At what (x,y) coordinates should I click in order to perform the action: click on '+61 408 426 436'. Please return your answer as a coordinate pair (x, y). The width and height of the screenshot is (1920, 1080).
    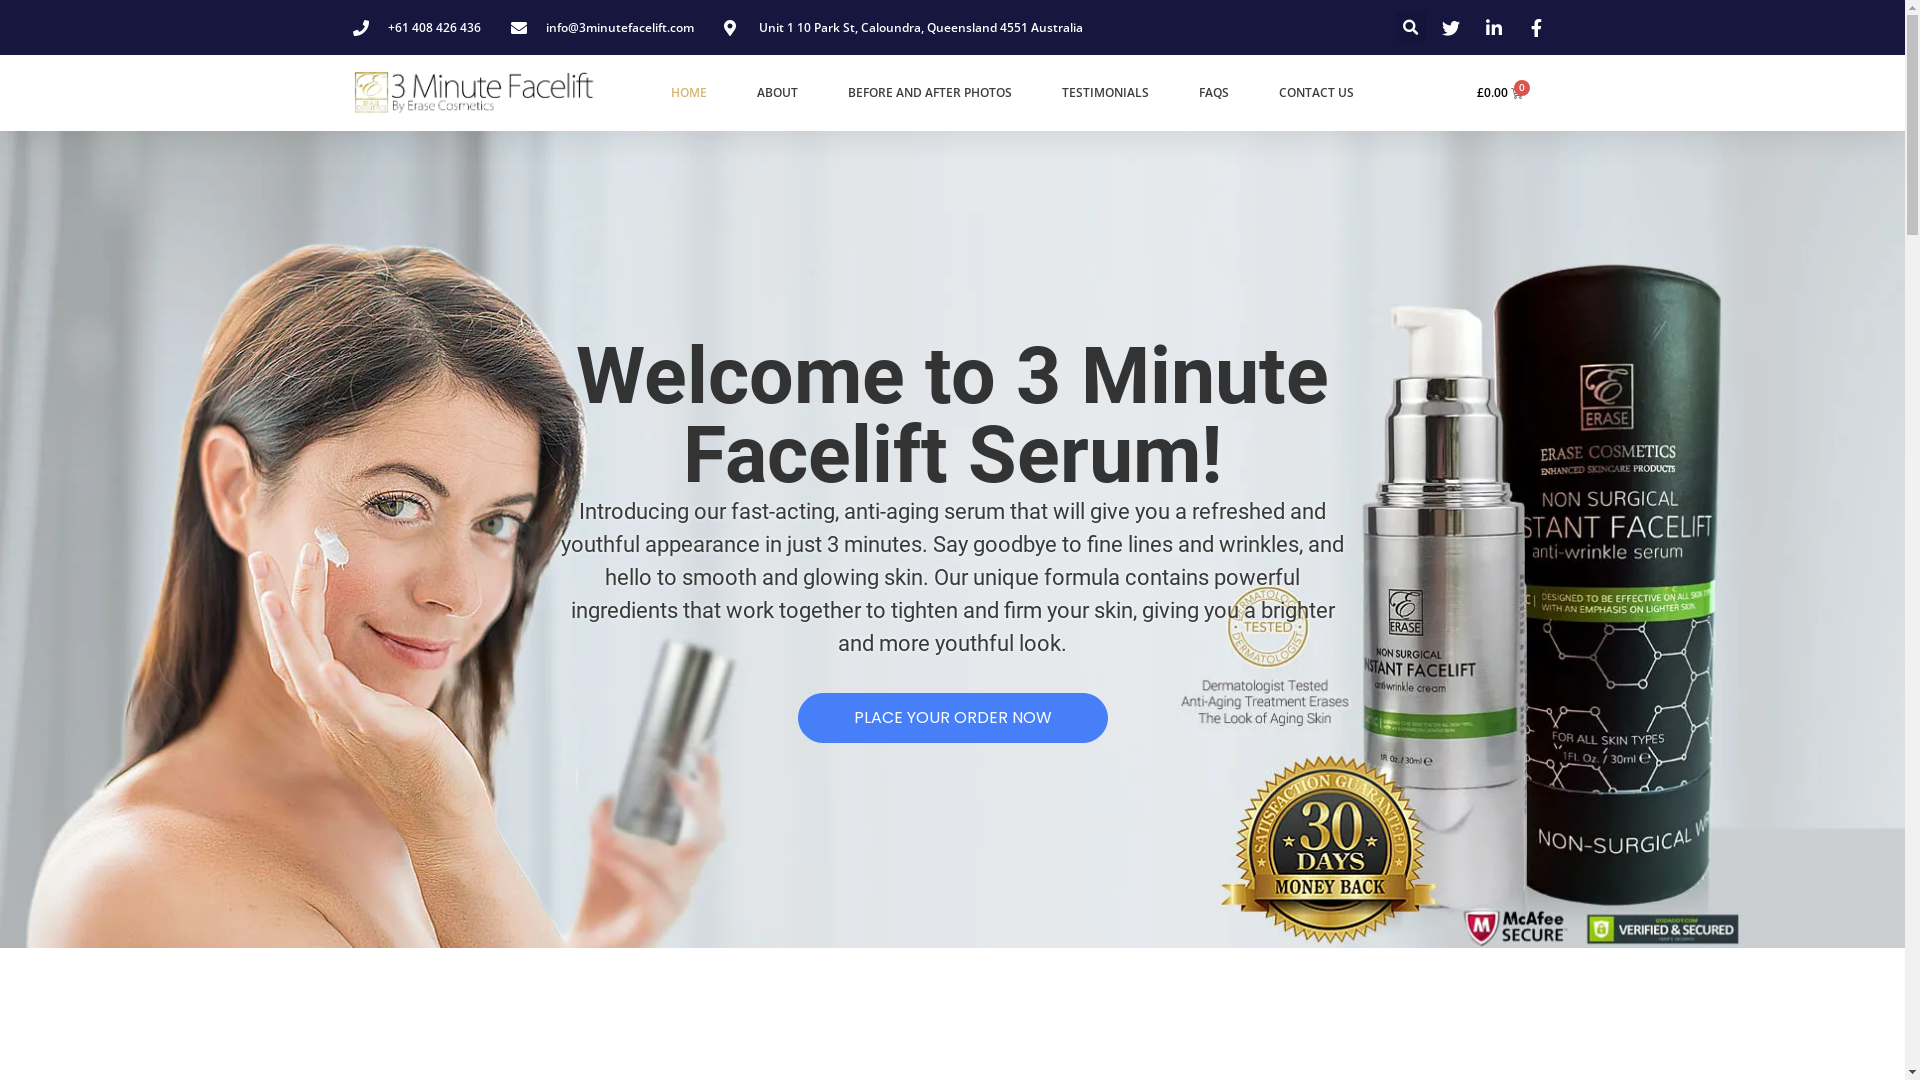
    Looking at the image, I should click on (415, 27).